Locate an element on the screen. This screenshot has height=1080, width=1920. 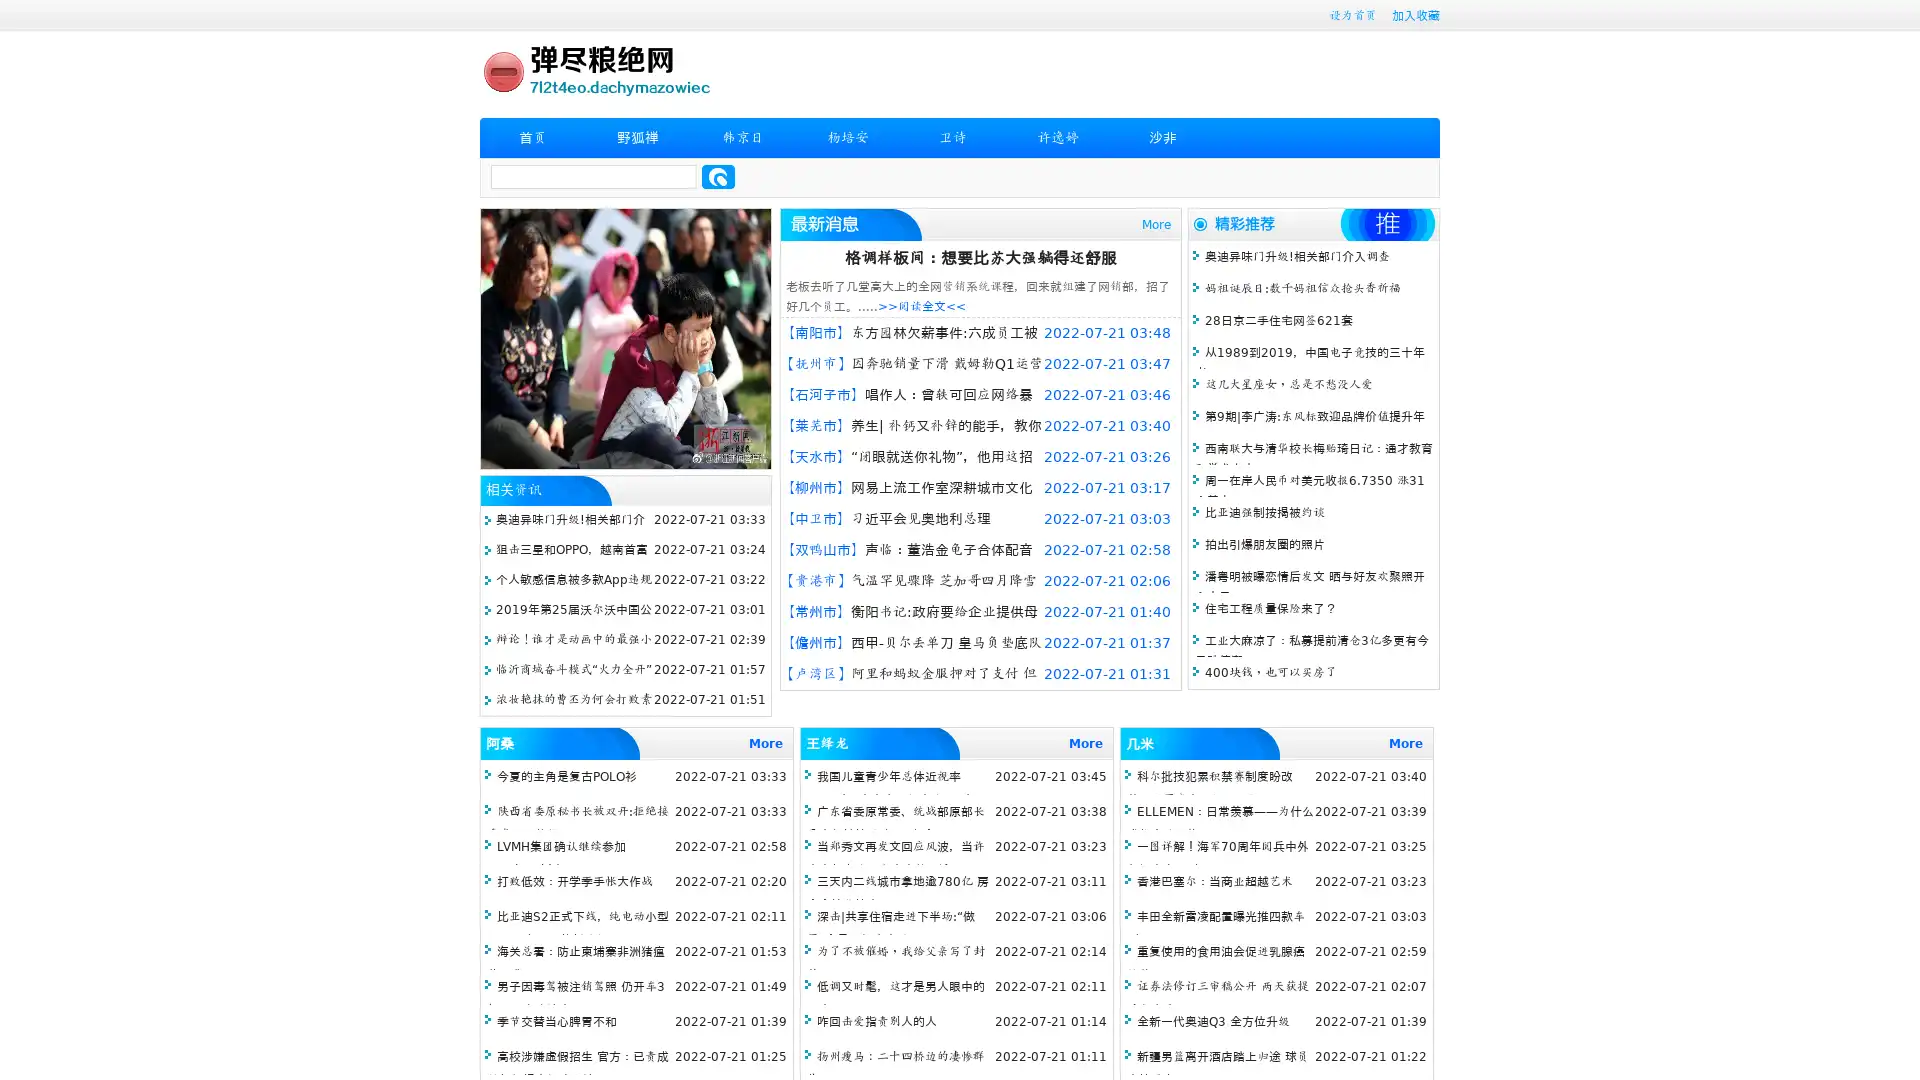
Search is located at coordinates (718, 176).